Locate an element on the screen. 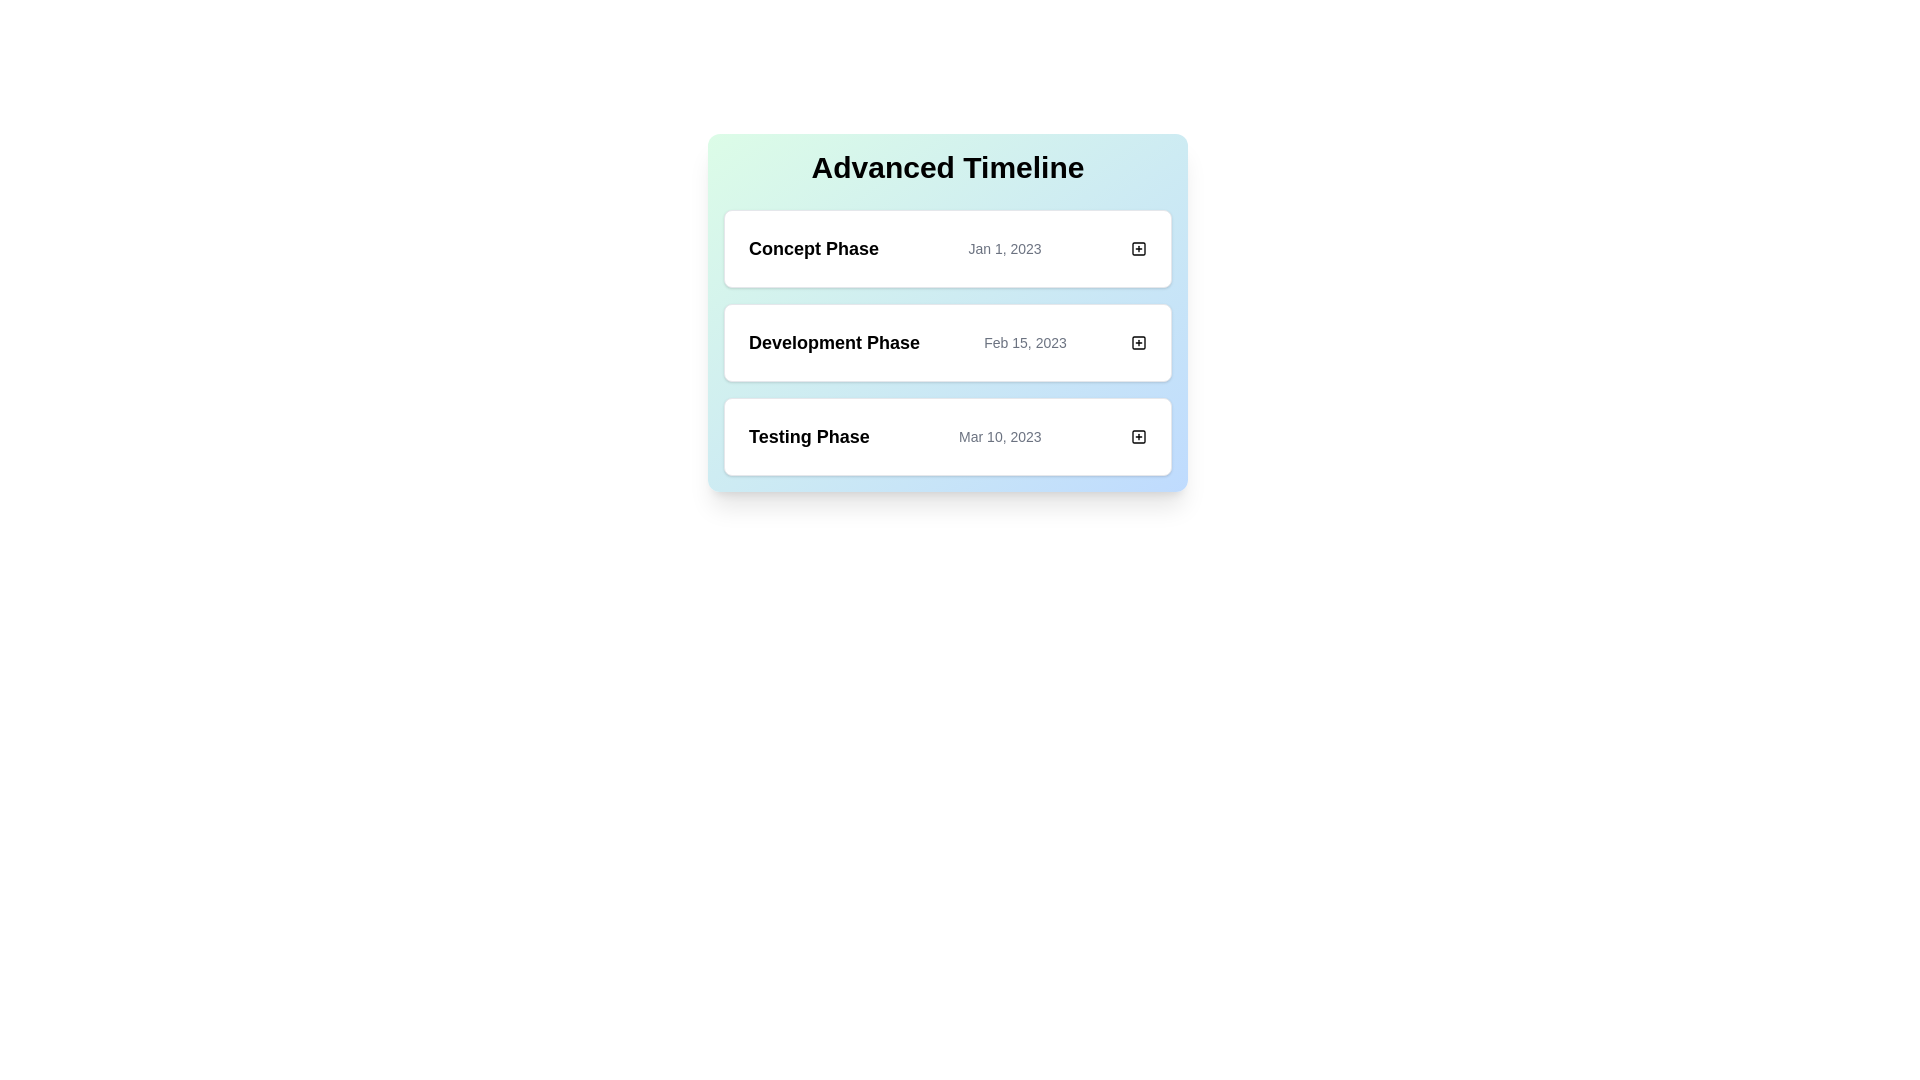 The image size is (1920, 1080). the icon button located to the right of 'Feb 15, 2023' in the row for the 'Development Phase' is located at coordinates (1138, 342).